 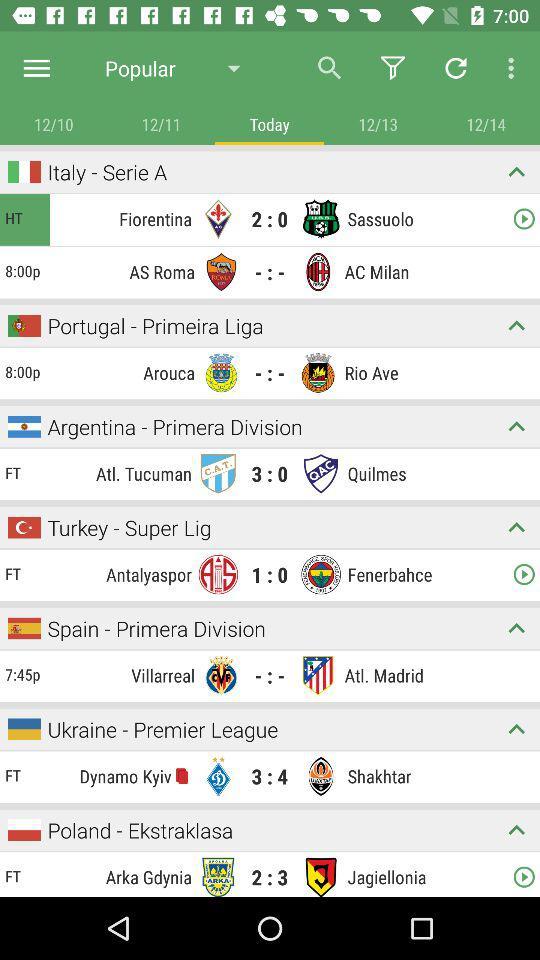 What do you see at coordinates (516, 830) in the screenshot?
I see `minimize this section` at bounding box center [516, 830].